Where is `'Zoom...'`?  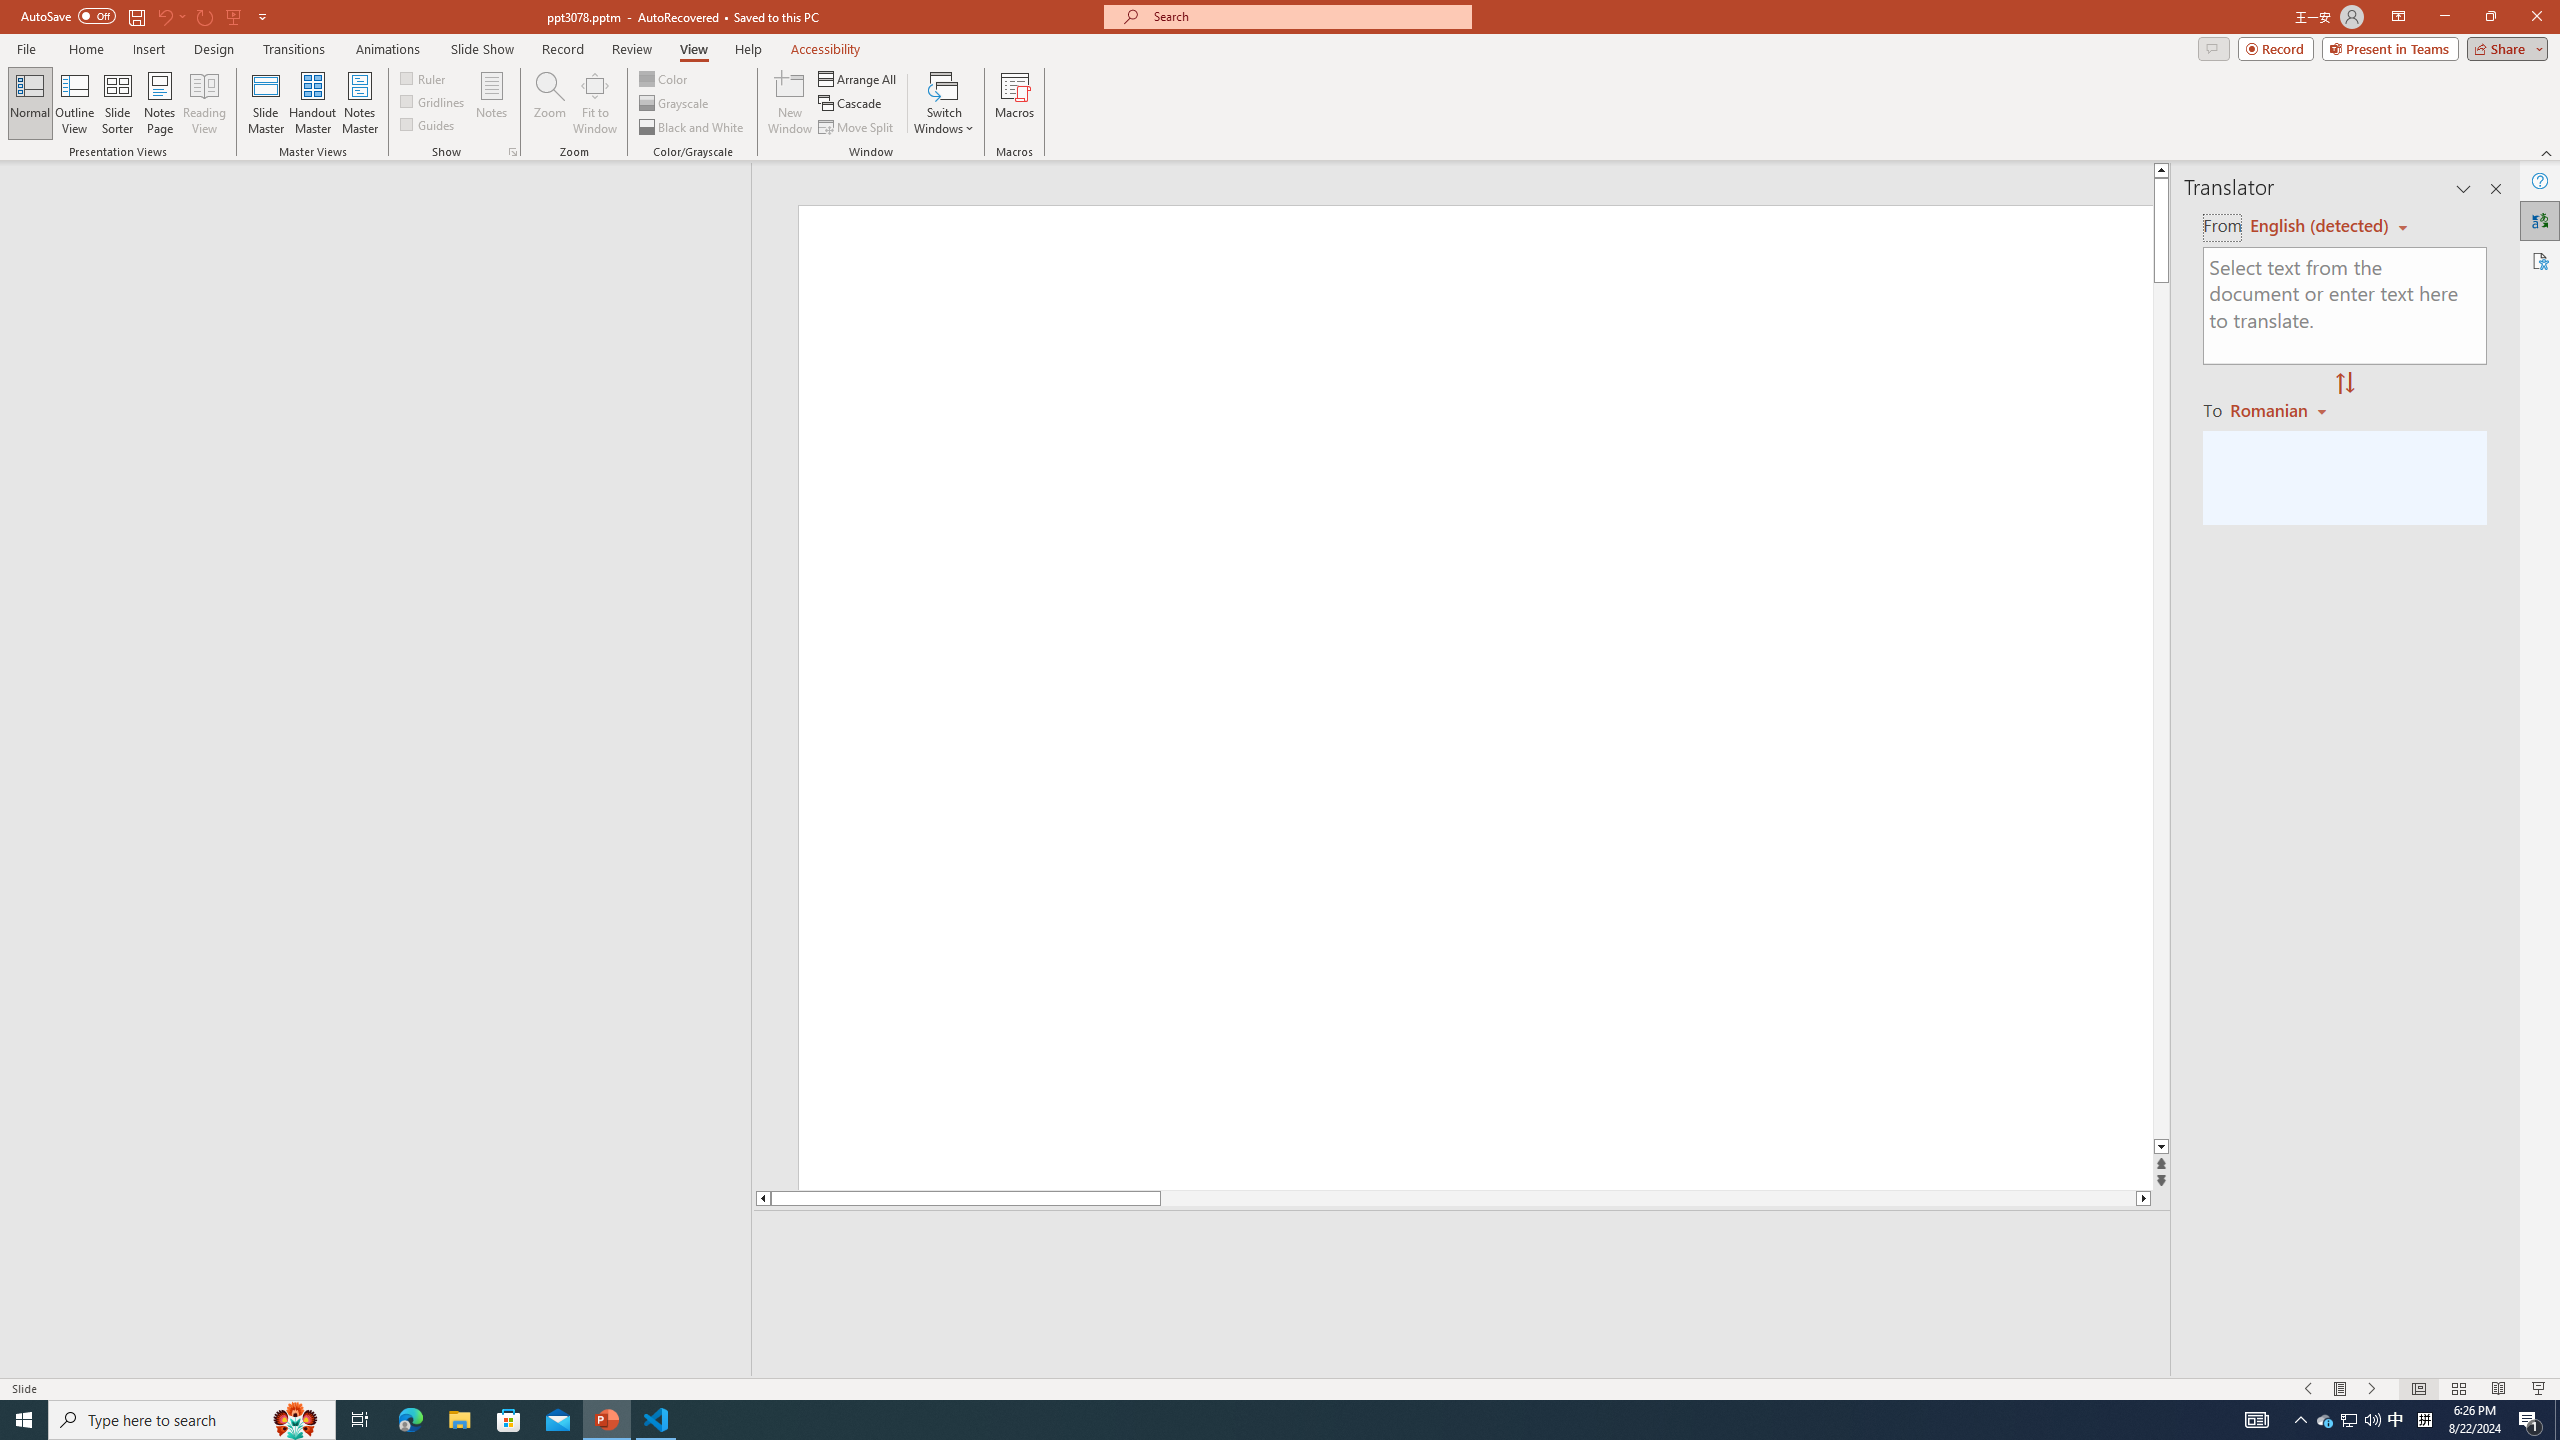 'Zoom...' is located at coordinates (550, 103).